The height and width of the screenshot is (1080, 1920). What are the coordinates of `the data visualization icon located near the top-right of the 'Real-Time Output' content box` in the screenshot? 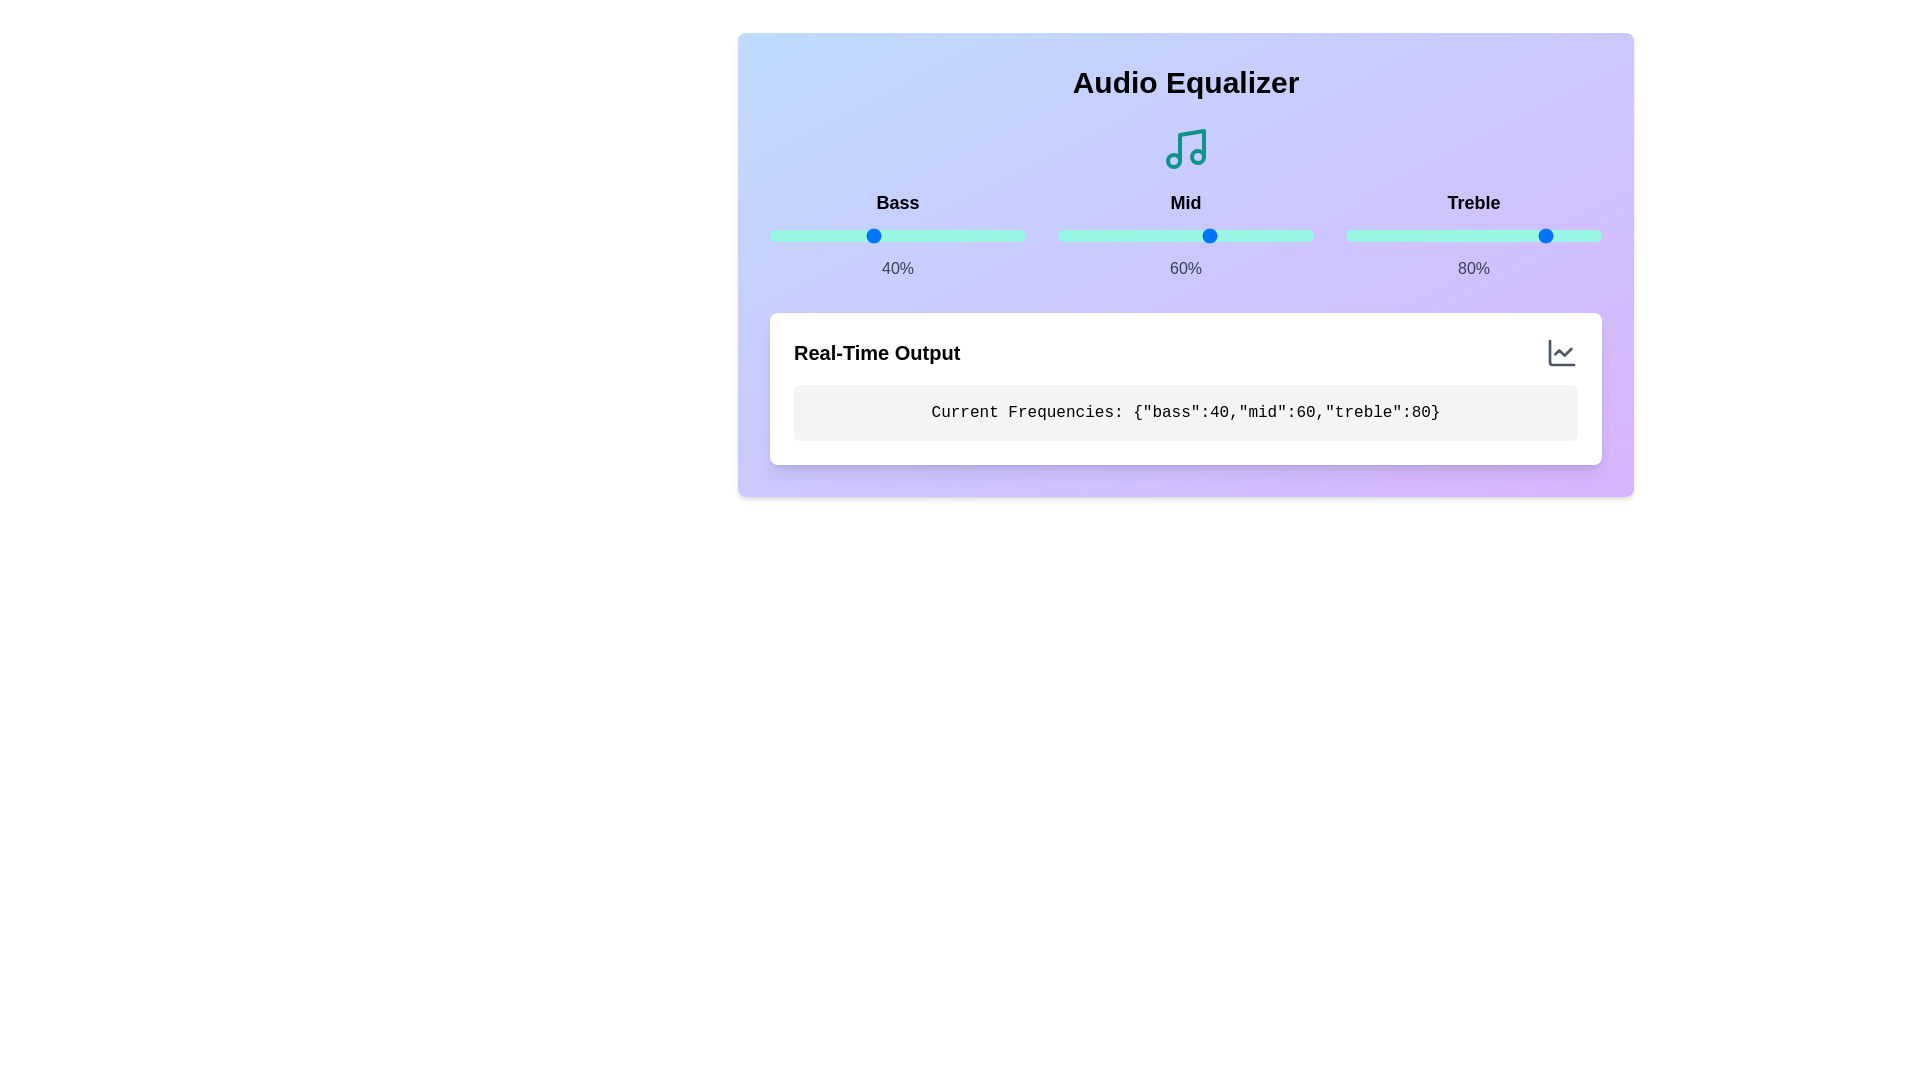 It's located at (1560, 352).